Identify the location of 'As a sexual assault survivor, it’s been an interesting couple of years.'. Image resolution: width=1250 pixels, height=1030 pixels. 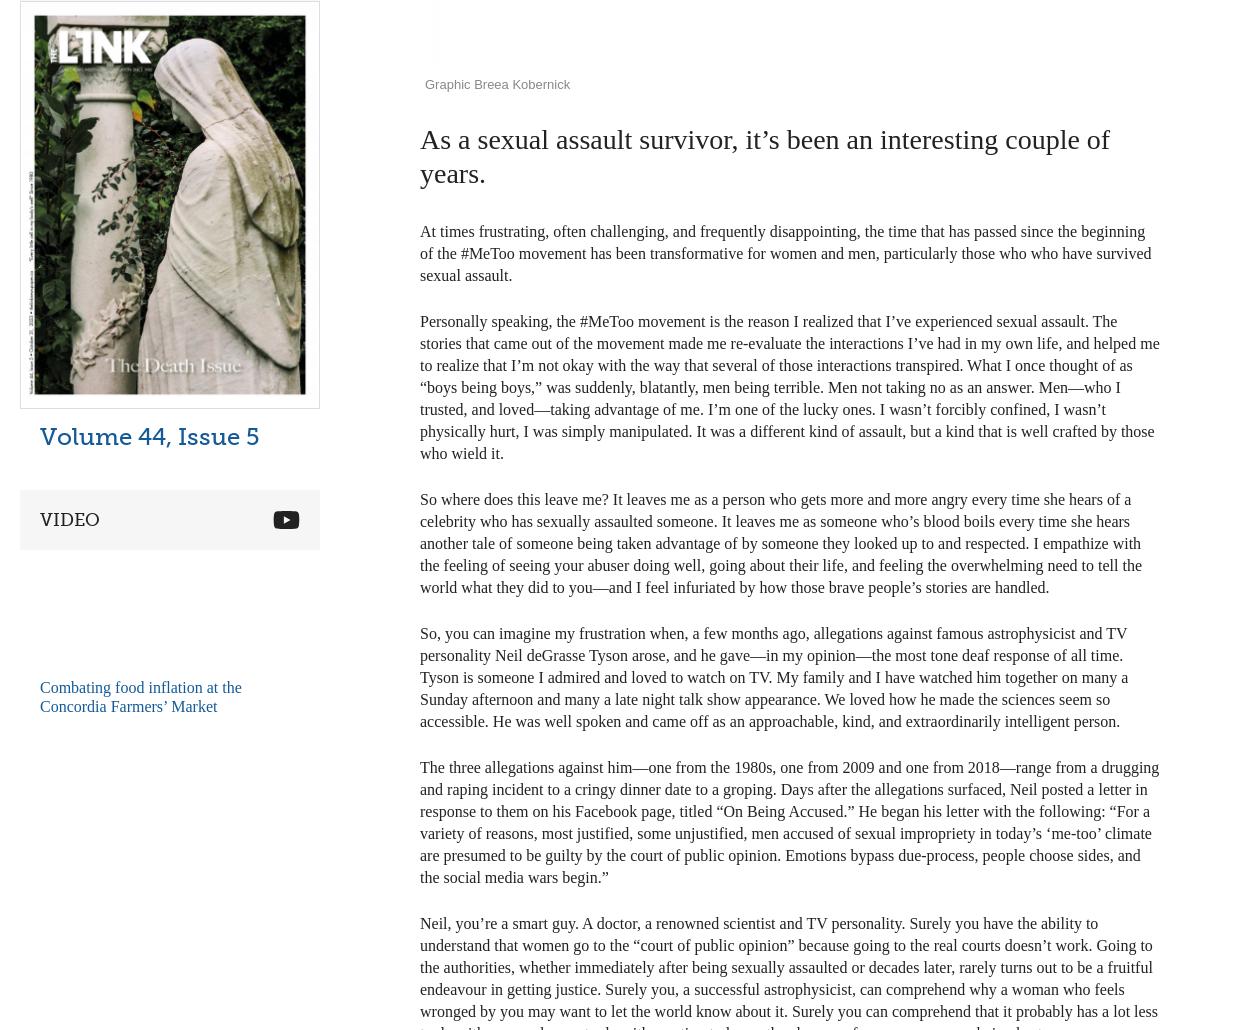
(765, 154).